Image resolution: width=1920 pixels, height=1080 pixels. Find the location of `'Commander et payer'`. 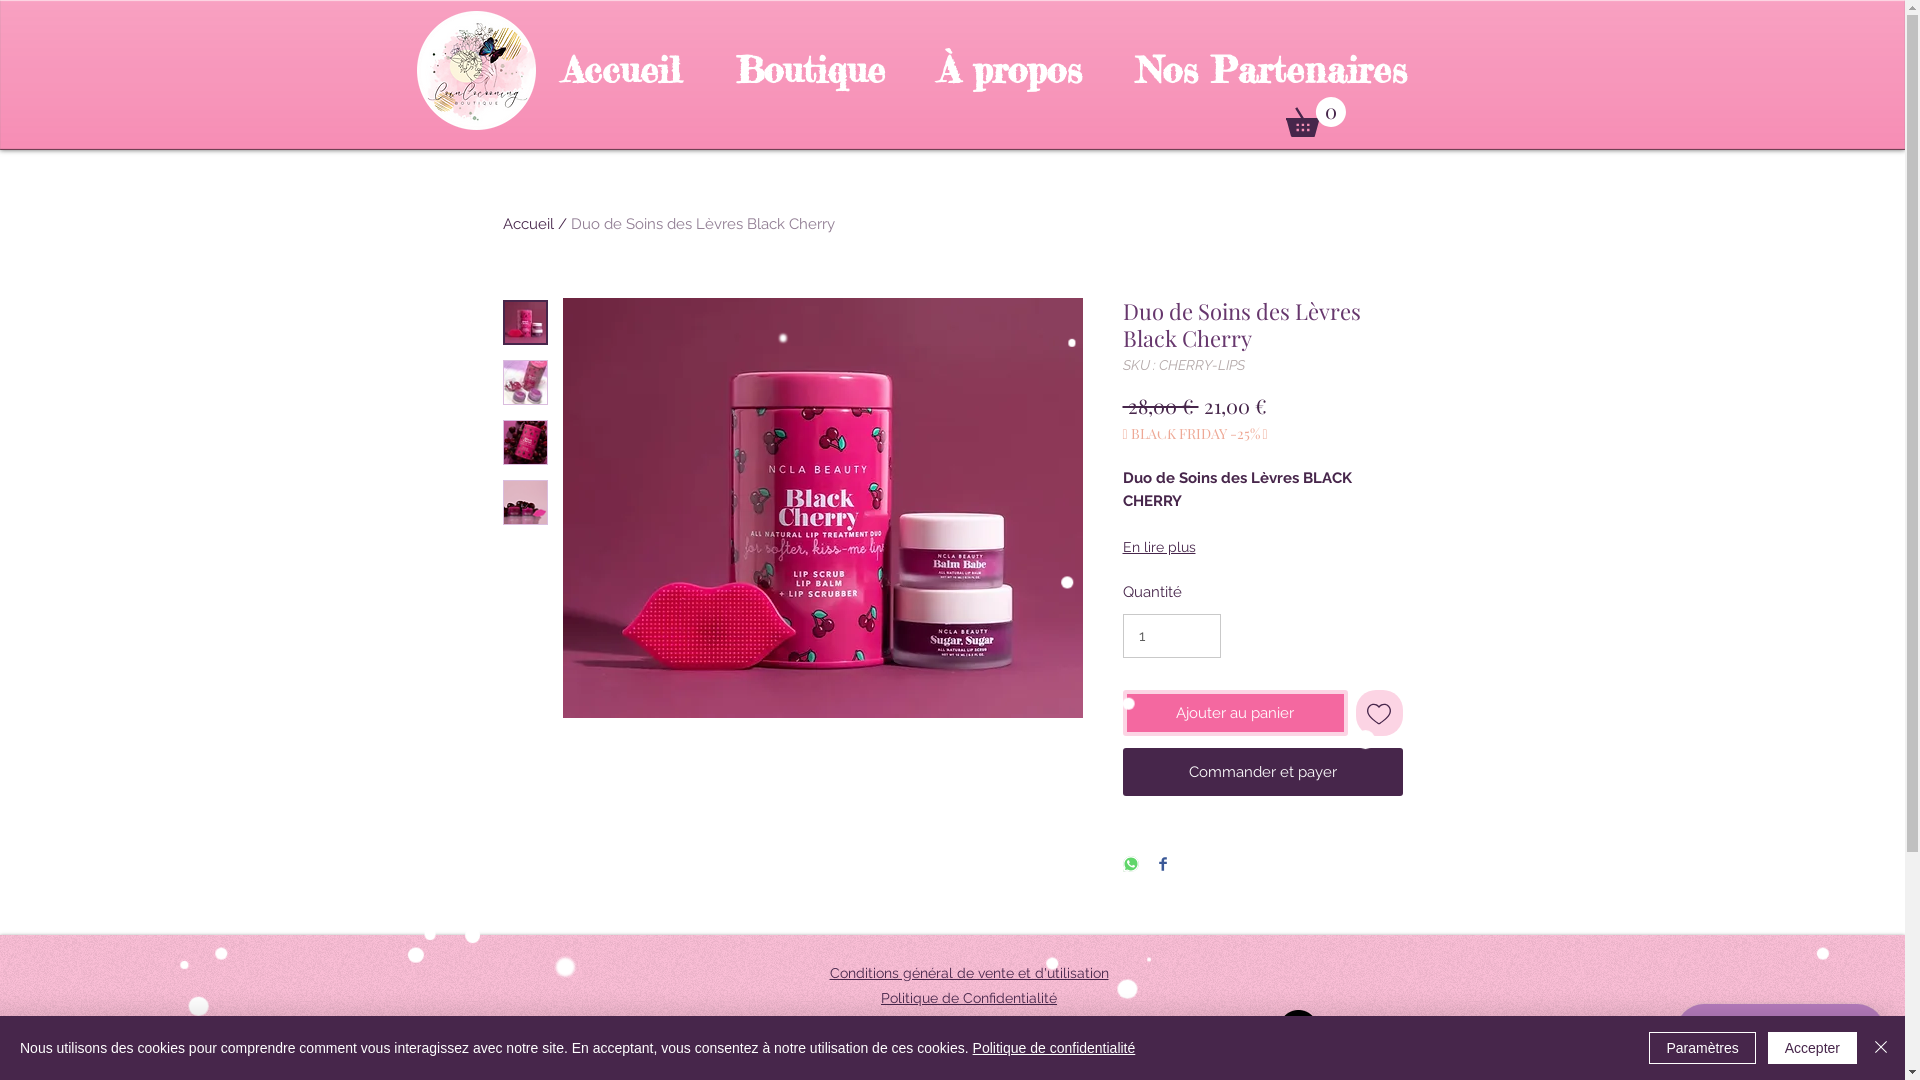

'Commander et payer' is located at coordinates (1261, 770).